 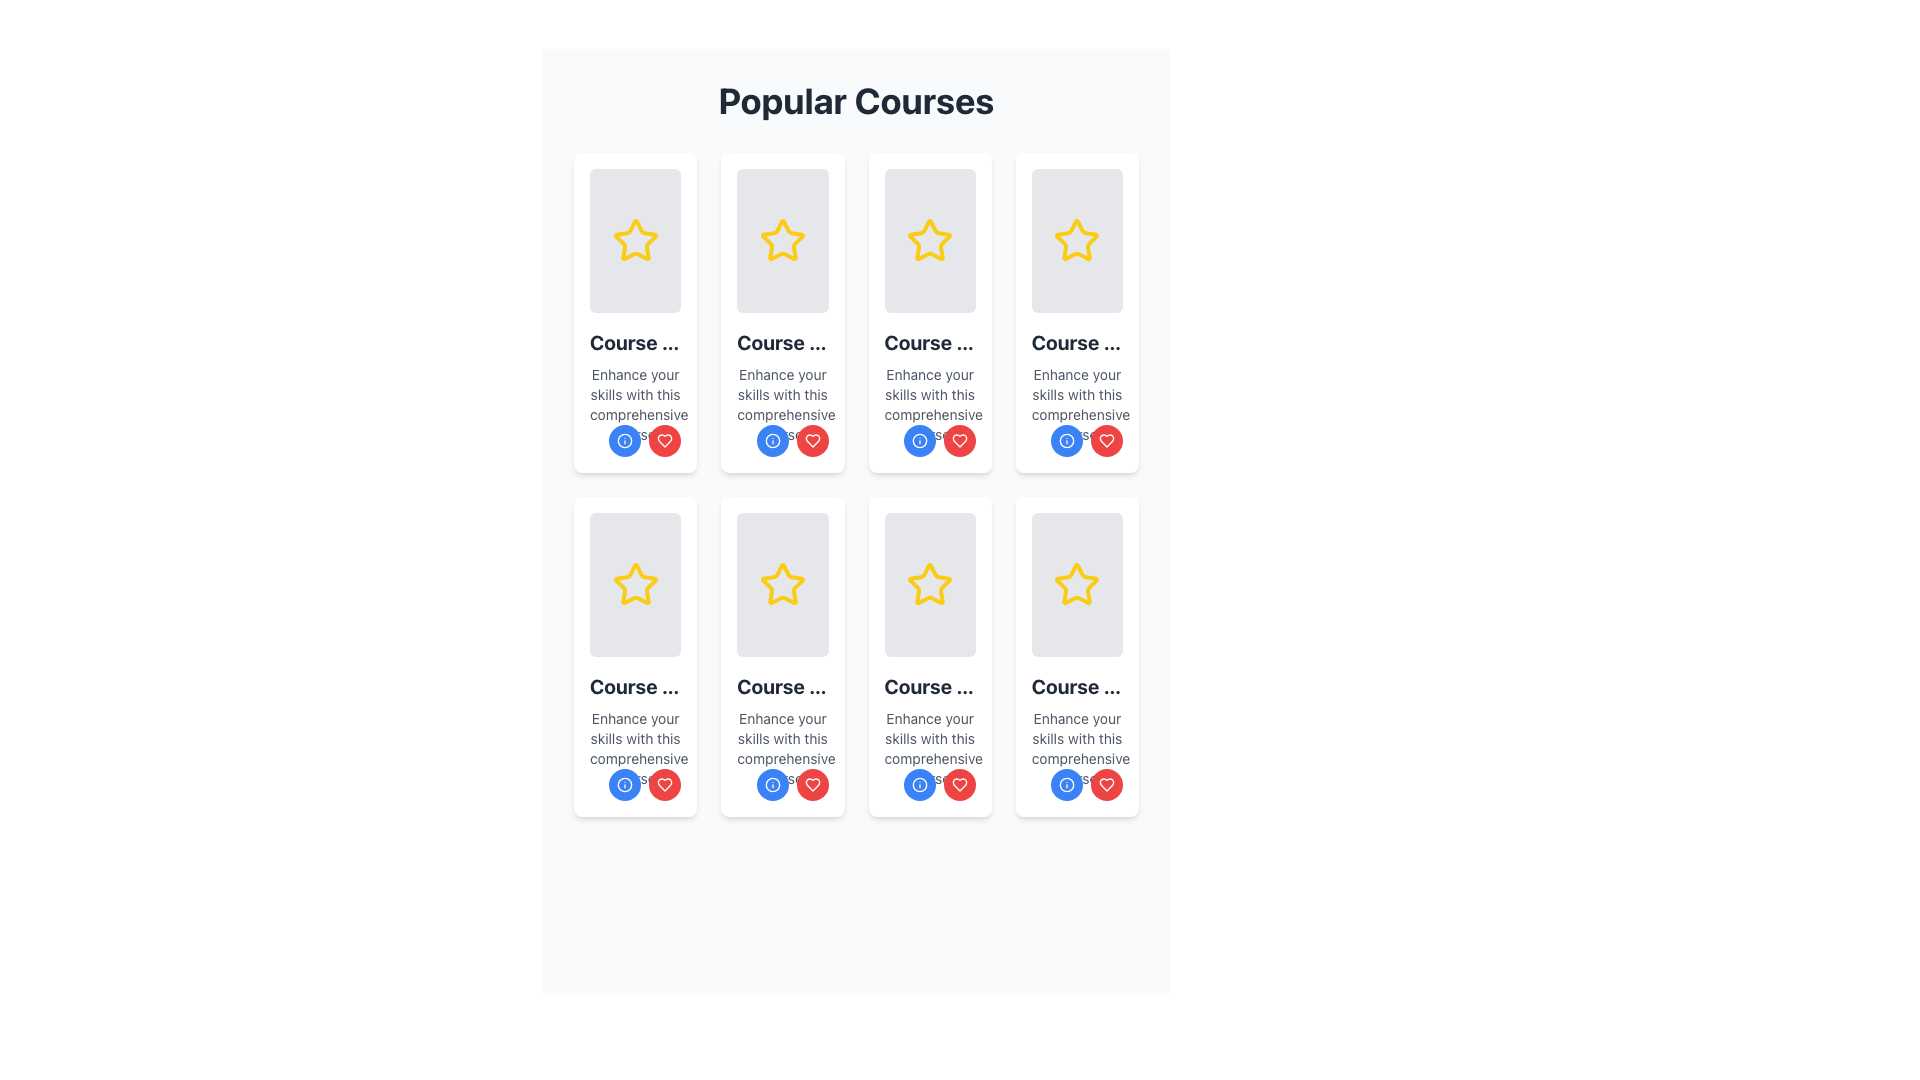 I want to click on text element that displays 'Enhance your skills with this comprehensive course.' located under 'Course Title 4' in the second row, third column of the course card grid, so click(x=1076, y=405).